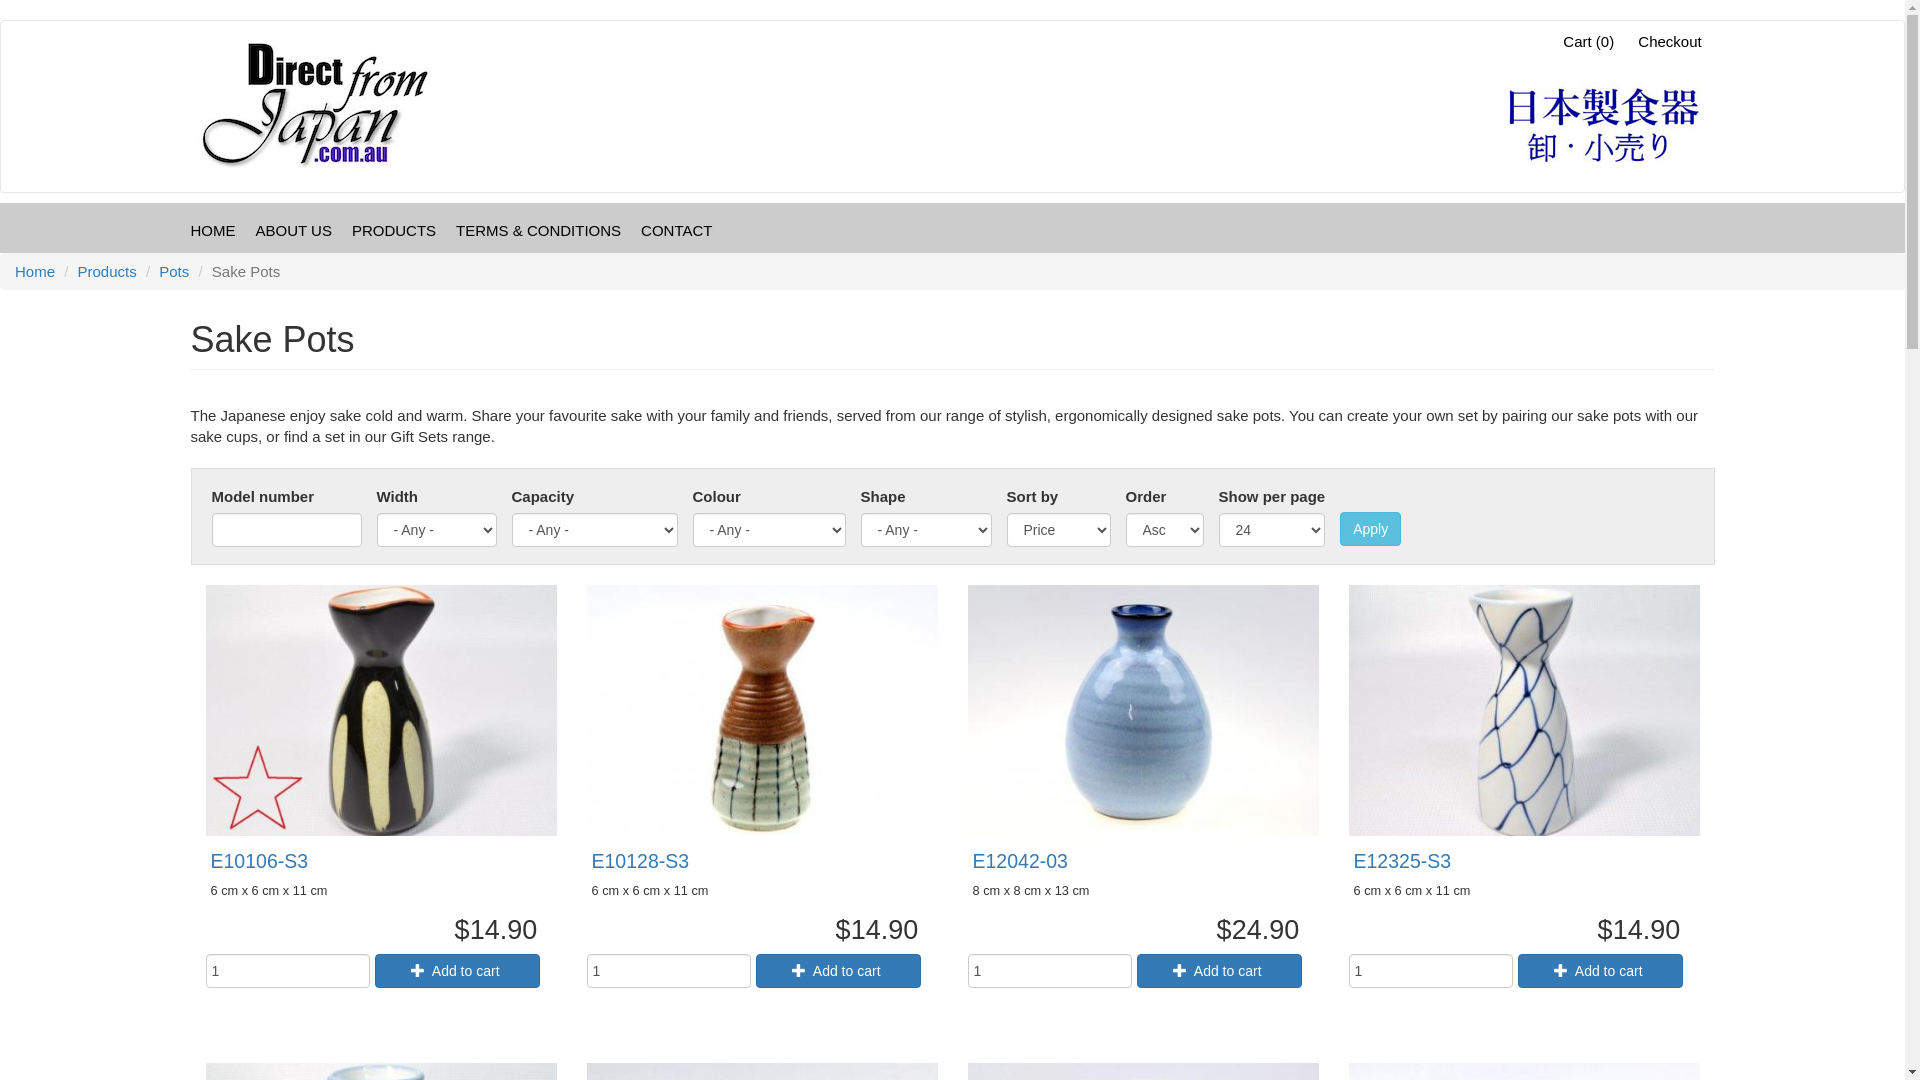 This screenshot has width=1920, height=1080. I want to click on 'Products', so click(106, 271).